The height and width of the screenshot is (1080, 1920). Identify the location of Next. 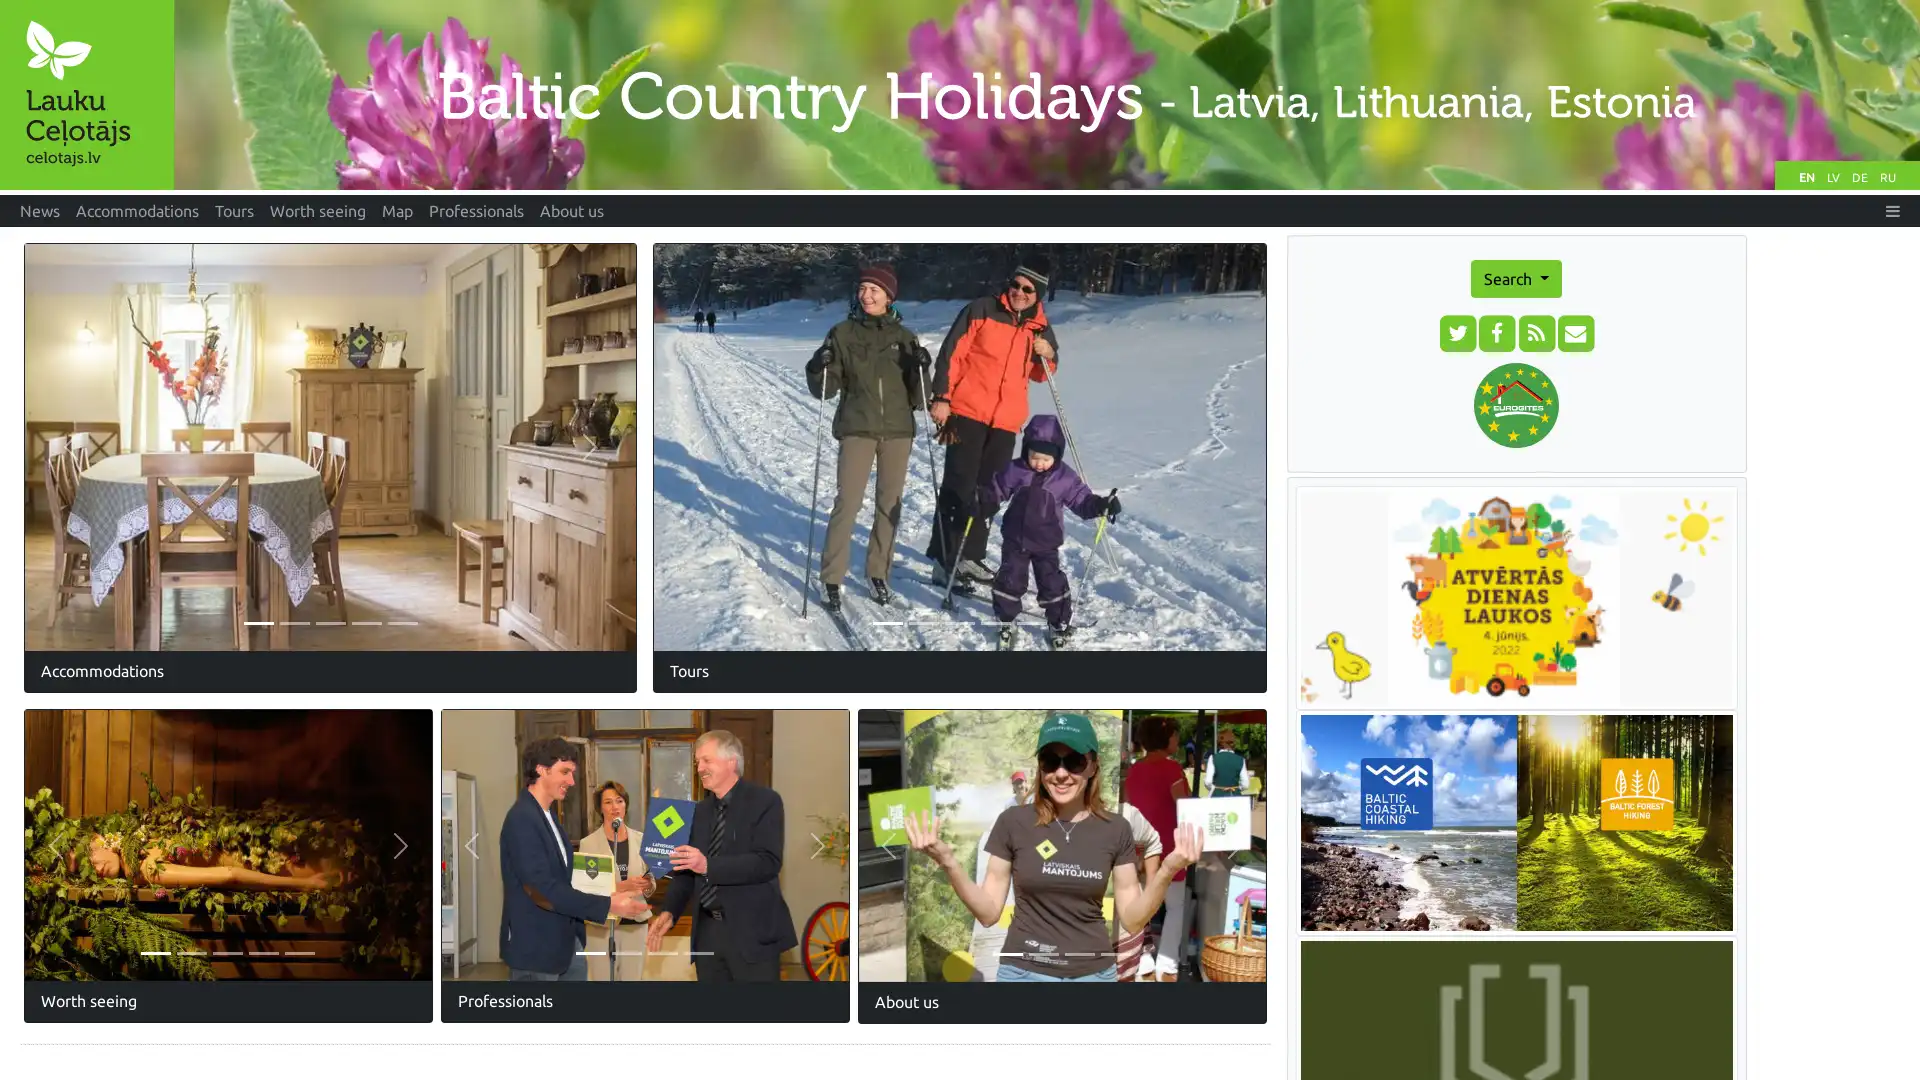
(817, 845).